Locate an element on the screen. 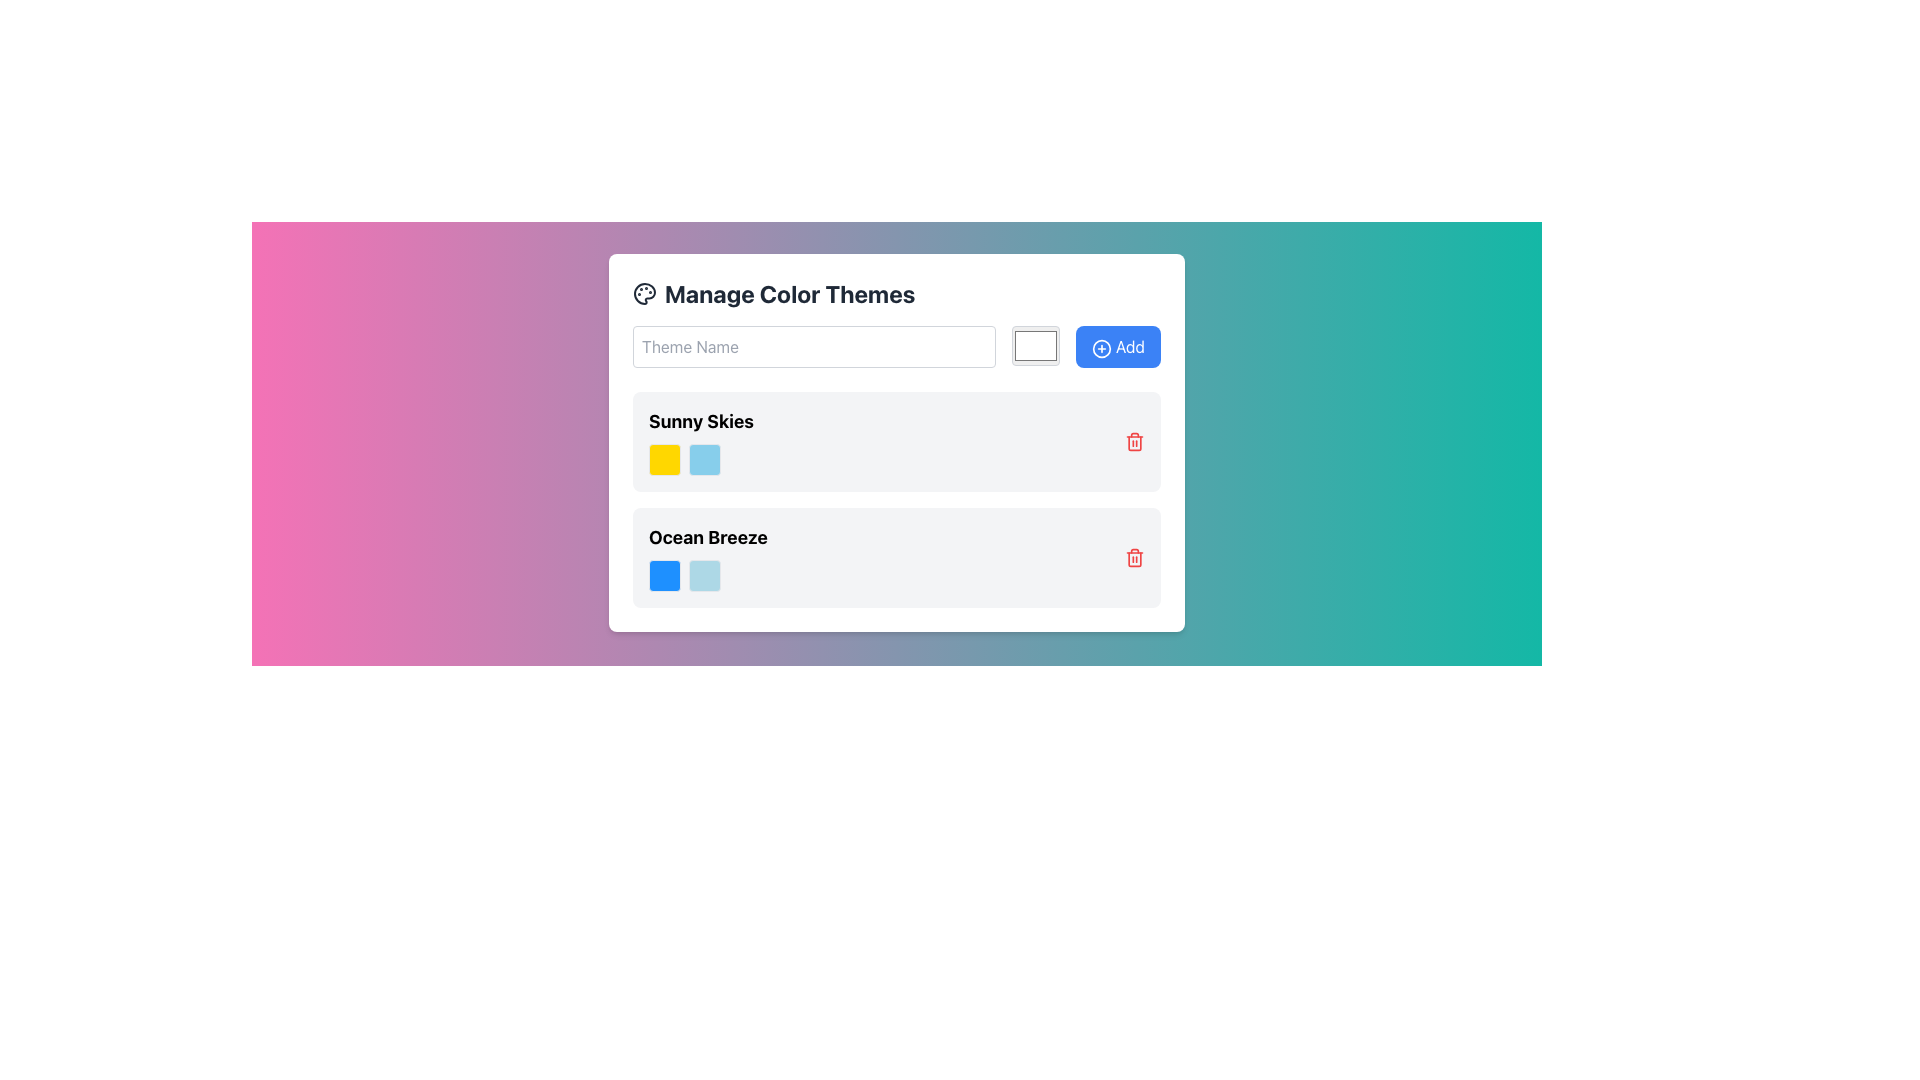  the colors in the Color palette sample located in the 'Sunny Skies' section, which includes a yellow square on the left and a light blue square on the right is located at coordinates (701, 459).